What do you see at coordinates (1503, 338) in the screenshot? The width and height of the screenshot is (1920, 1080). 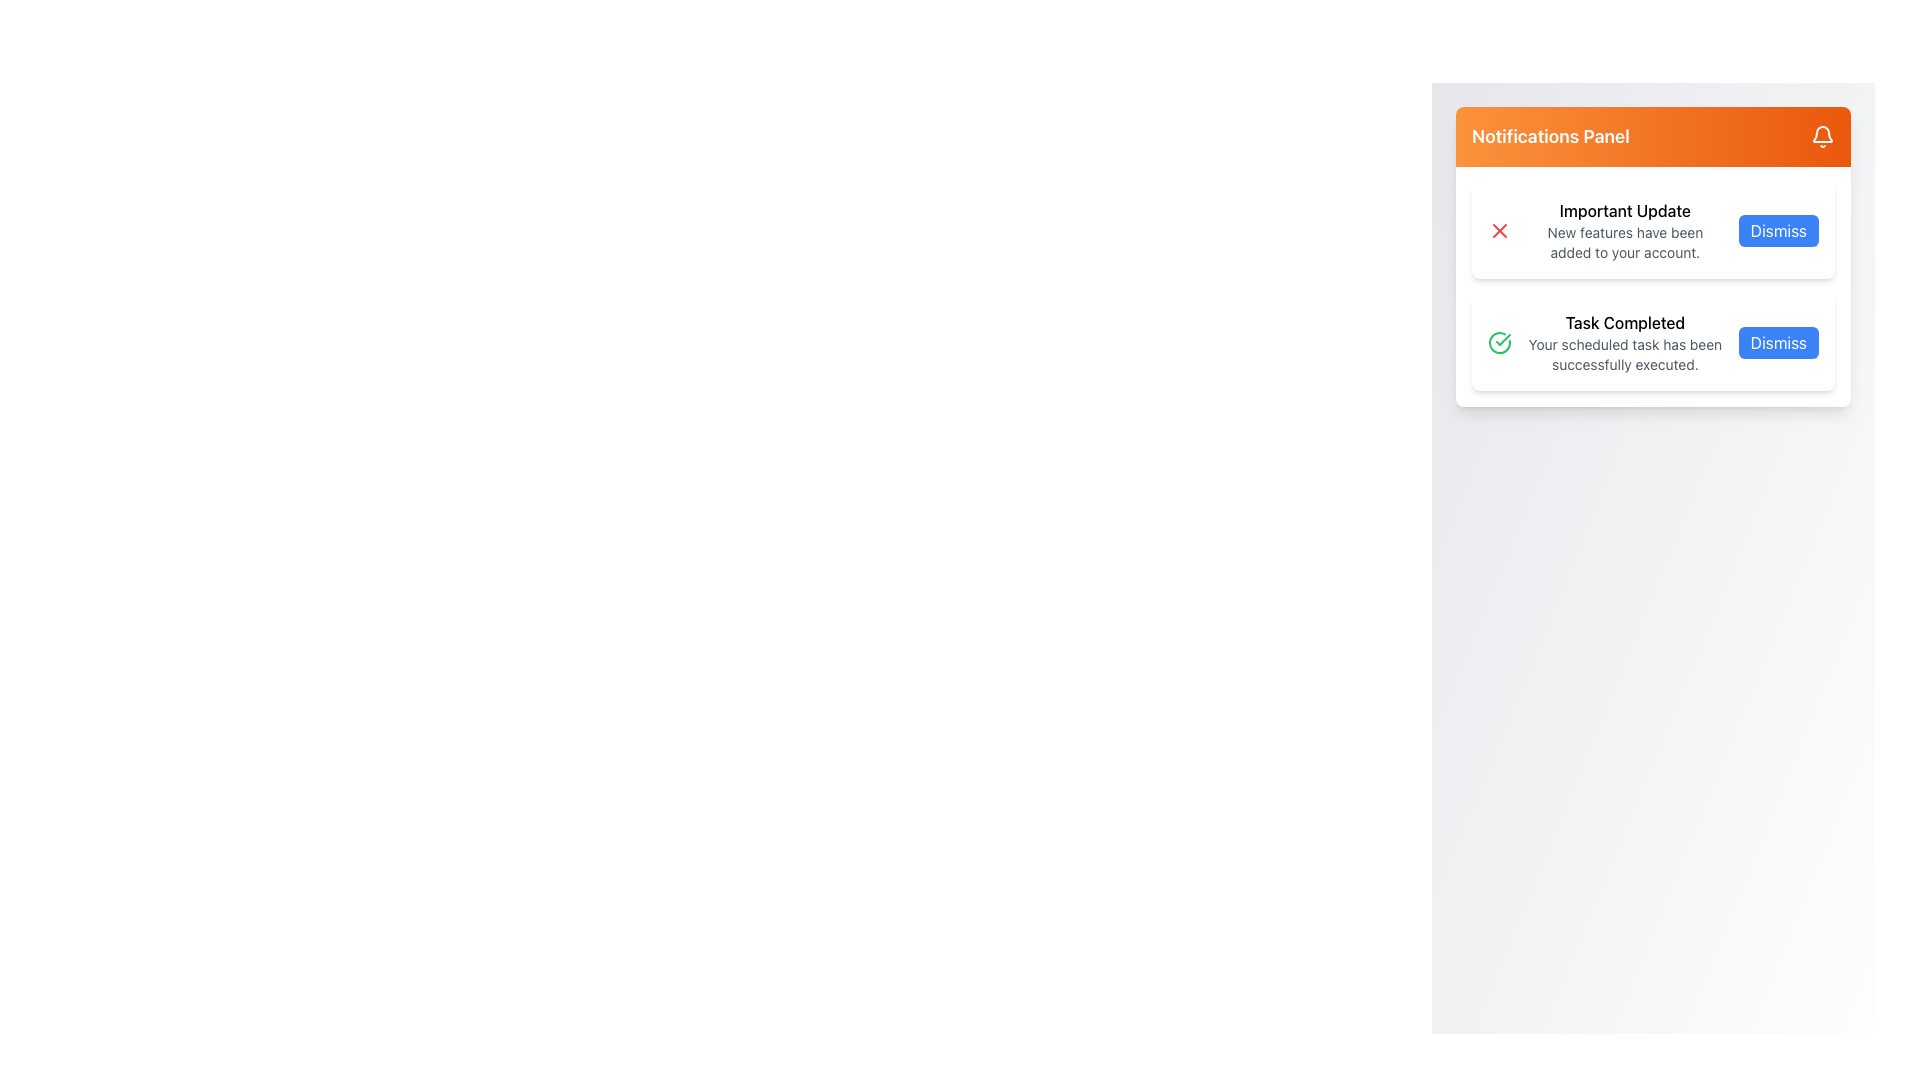 I see `the checkmark icon indicating successful completion of the task, which is located within a green circular icon in the bottom notification titled 'Task Completed'` at bounding box center [1503, 338].